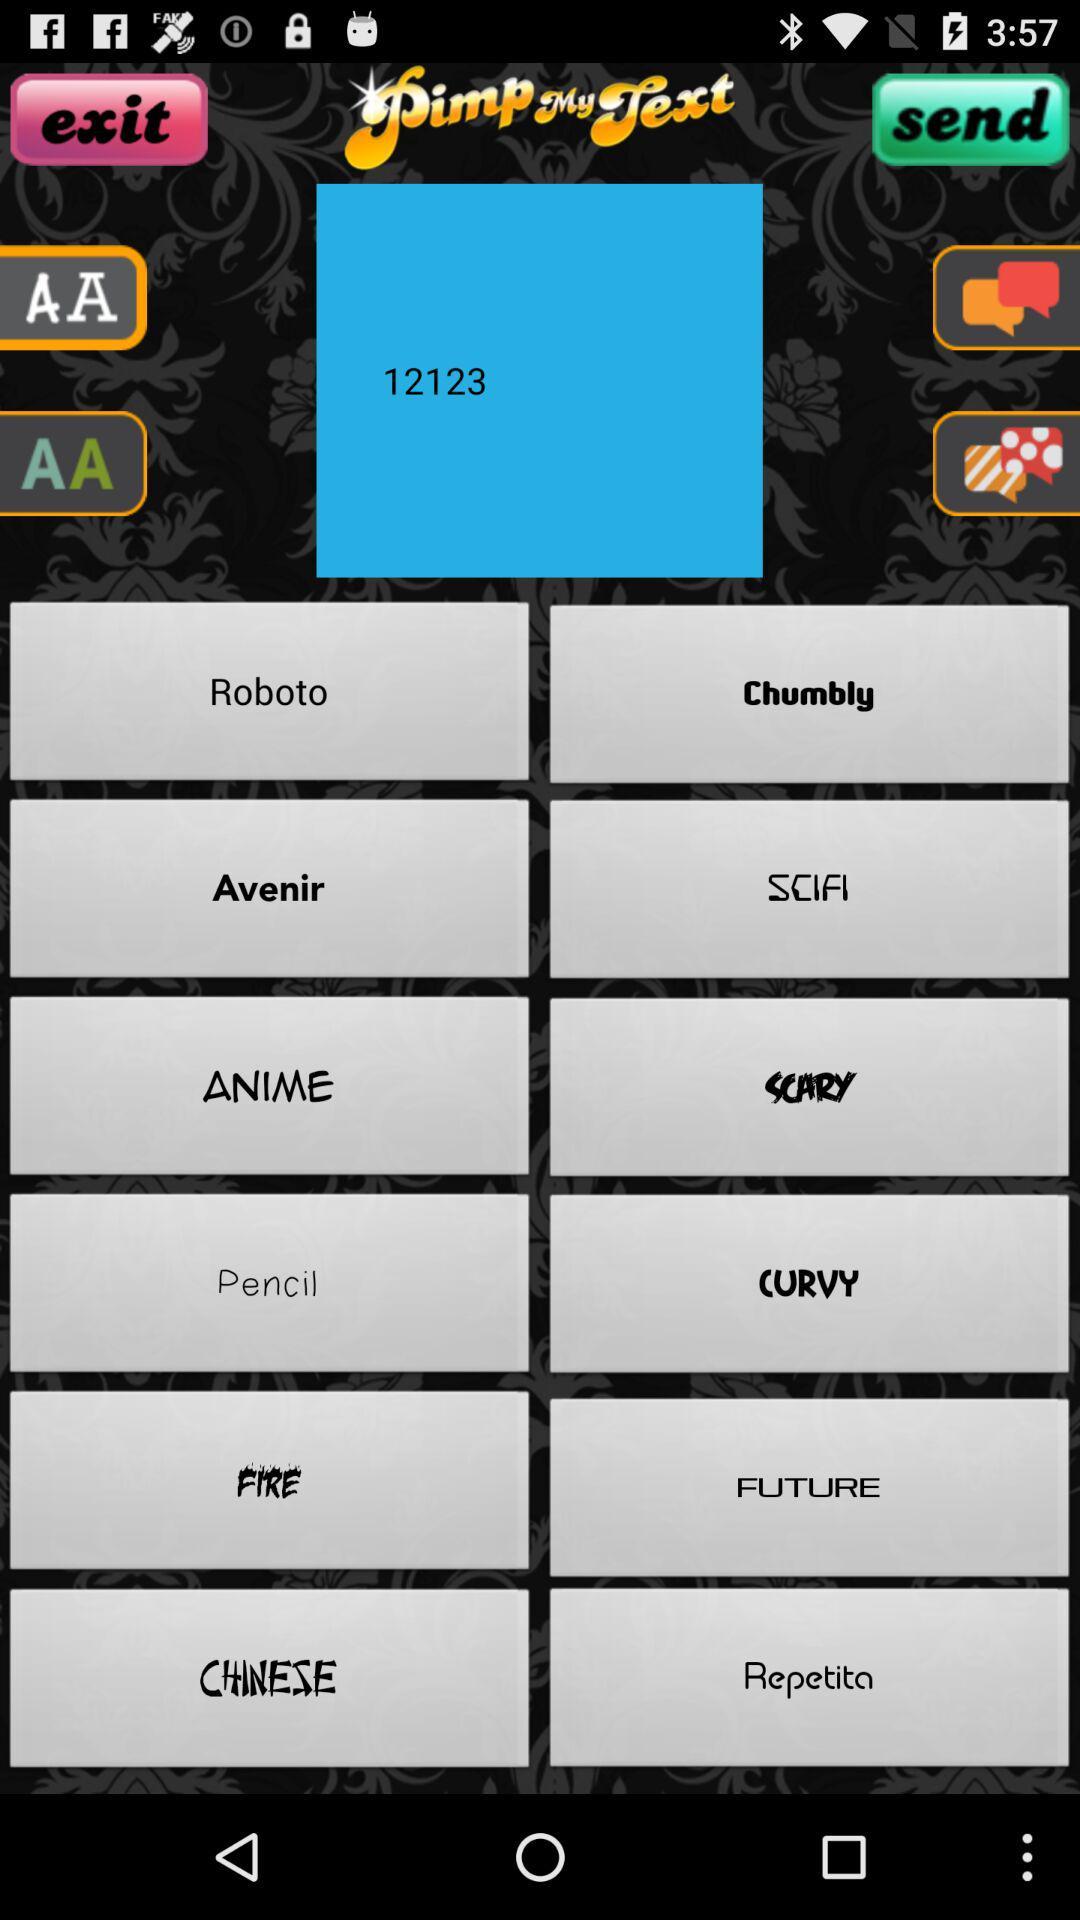 This screenshot has width=1080, height=1920. What do you see at coordinates (1006, 317) in the screenshot?
I see `the chat icon` at bounding box center [1006, 317].